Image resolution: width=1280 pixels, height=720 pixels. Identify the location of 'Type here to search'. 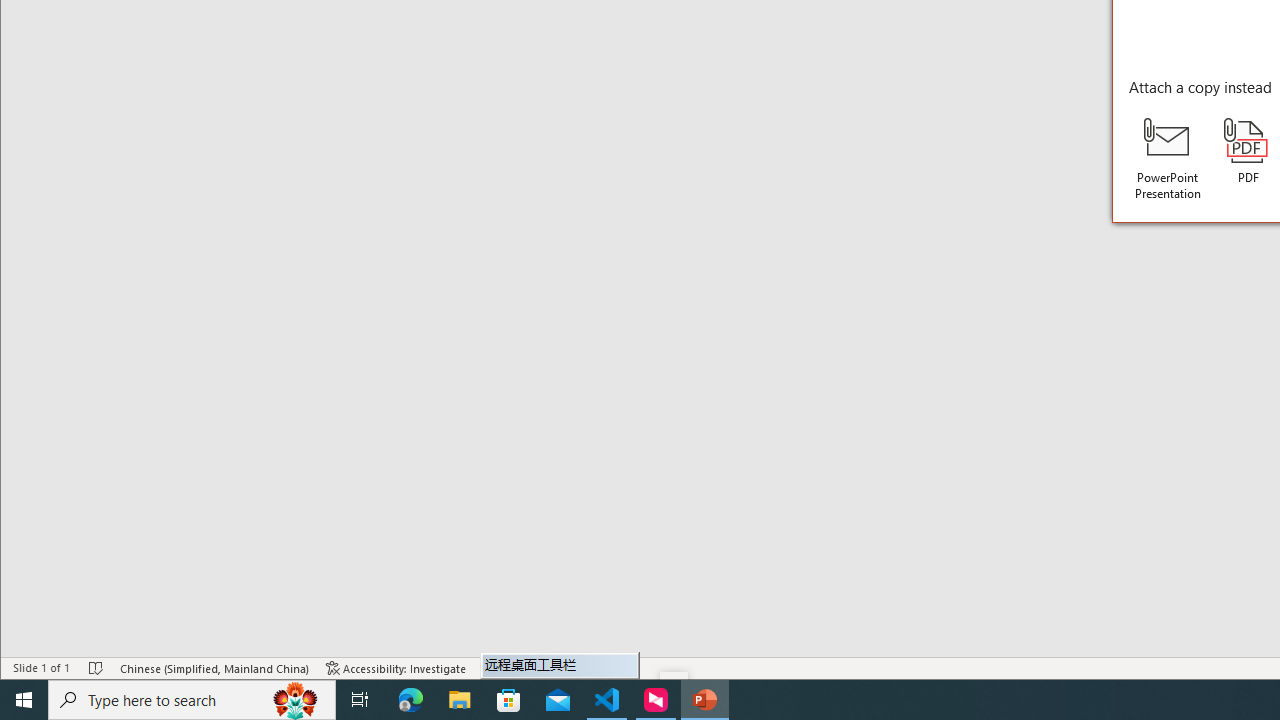
(192, 698).